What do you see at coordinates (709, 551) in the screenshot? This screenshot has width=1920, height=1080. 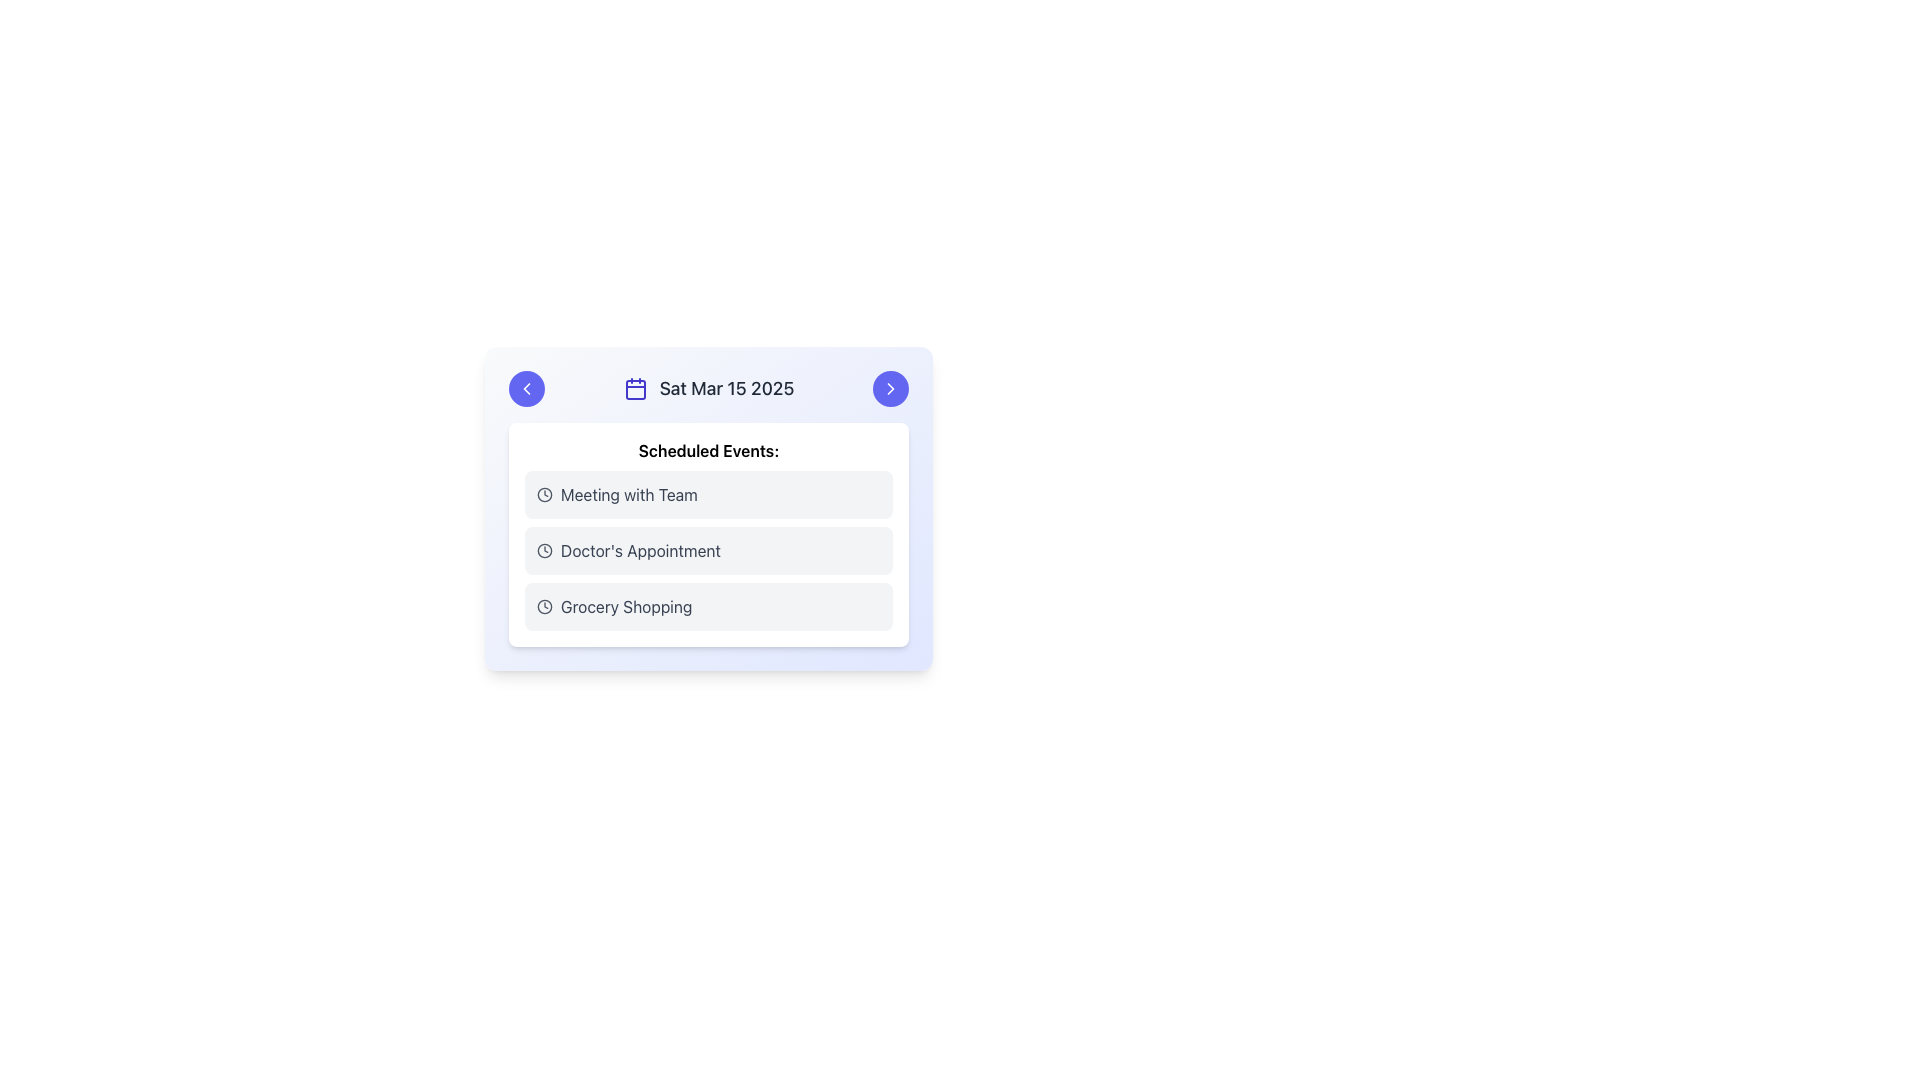 I see `the event entry for 'Doctor's Appointment', which is the second item in the vertically-aligned list of scheduled appointments` at bounding box center [709, 551].